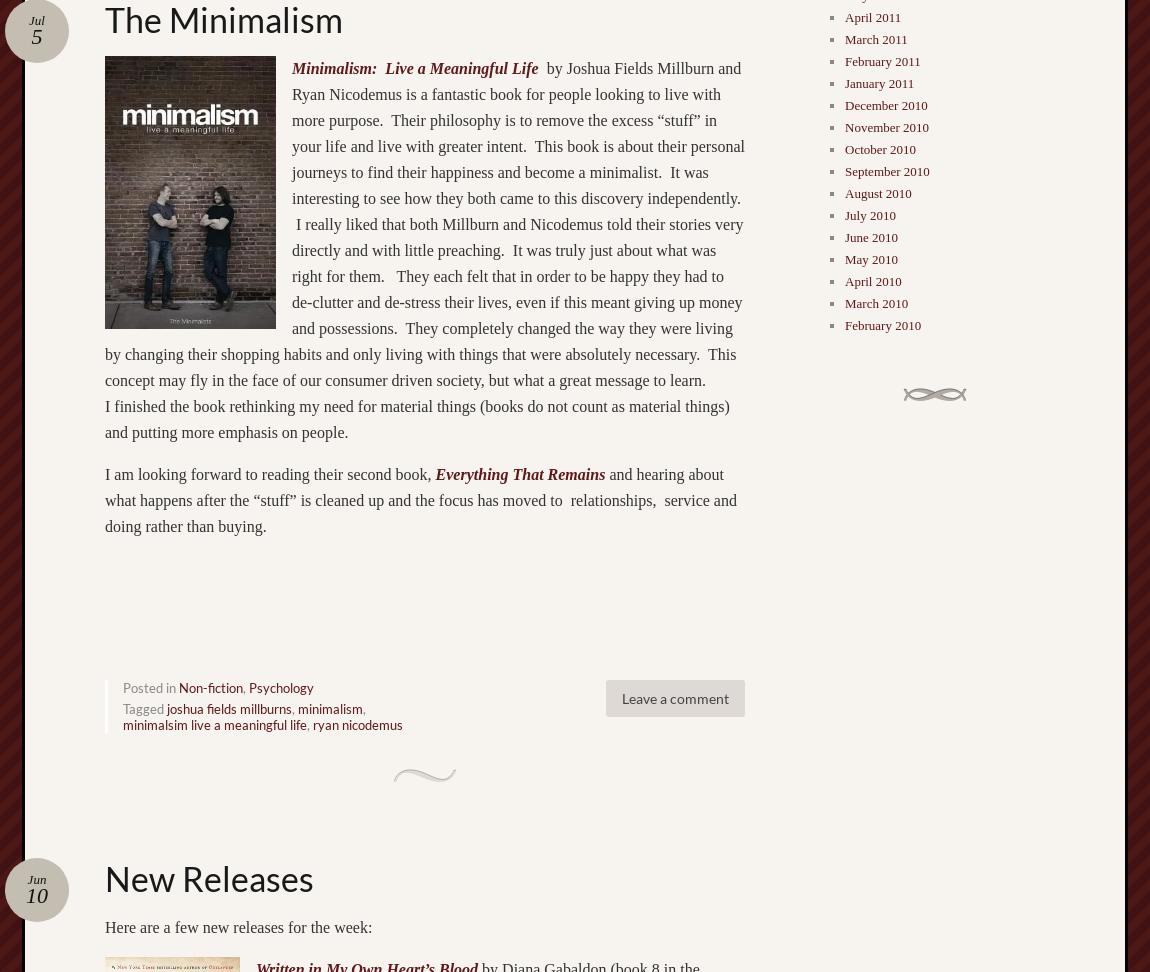 This screenshot has height=972, width=1150. Describe the element at coordinates (876, 303) in the screenshot. I see `'March 2010'` at that location.